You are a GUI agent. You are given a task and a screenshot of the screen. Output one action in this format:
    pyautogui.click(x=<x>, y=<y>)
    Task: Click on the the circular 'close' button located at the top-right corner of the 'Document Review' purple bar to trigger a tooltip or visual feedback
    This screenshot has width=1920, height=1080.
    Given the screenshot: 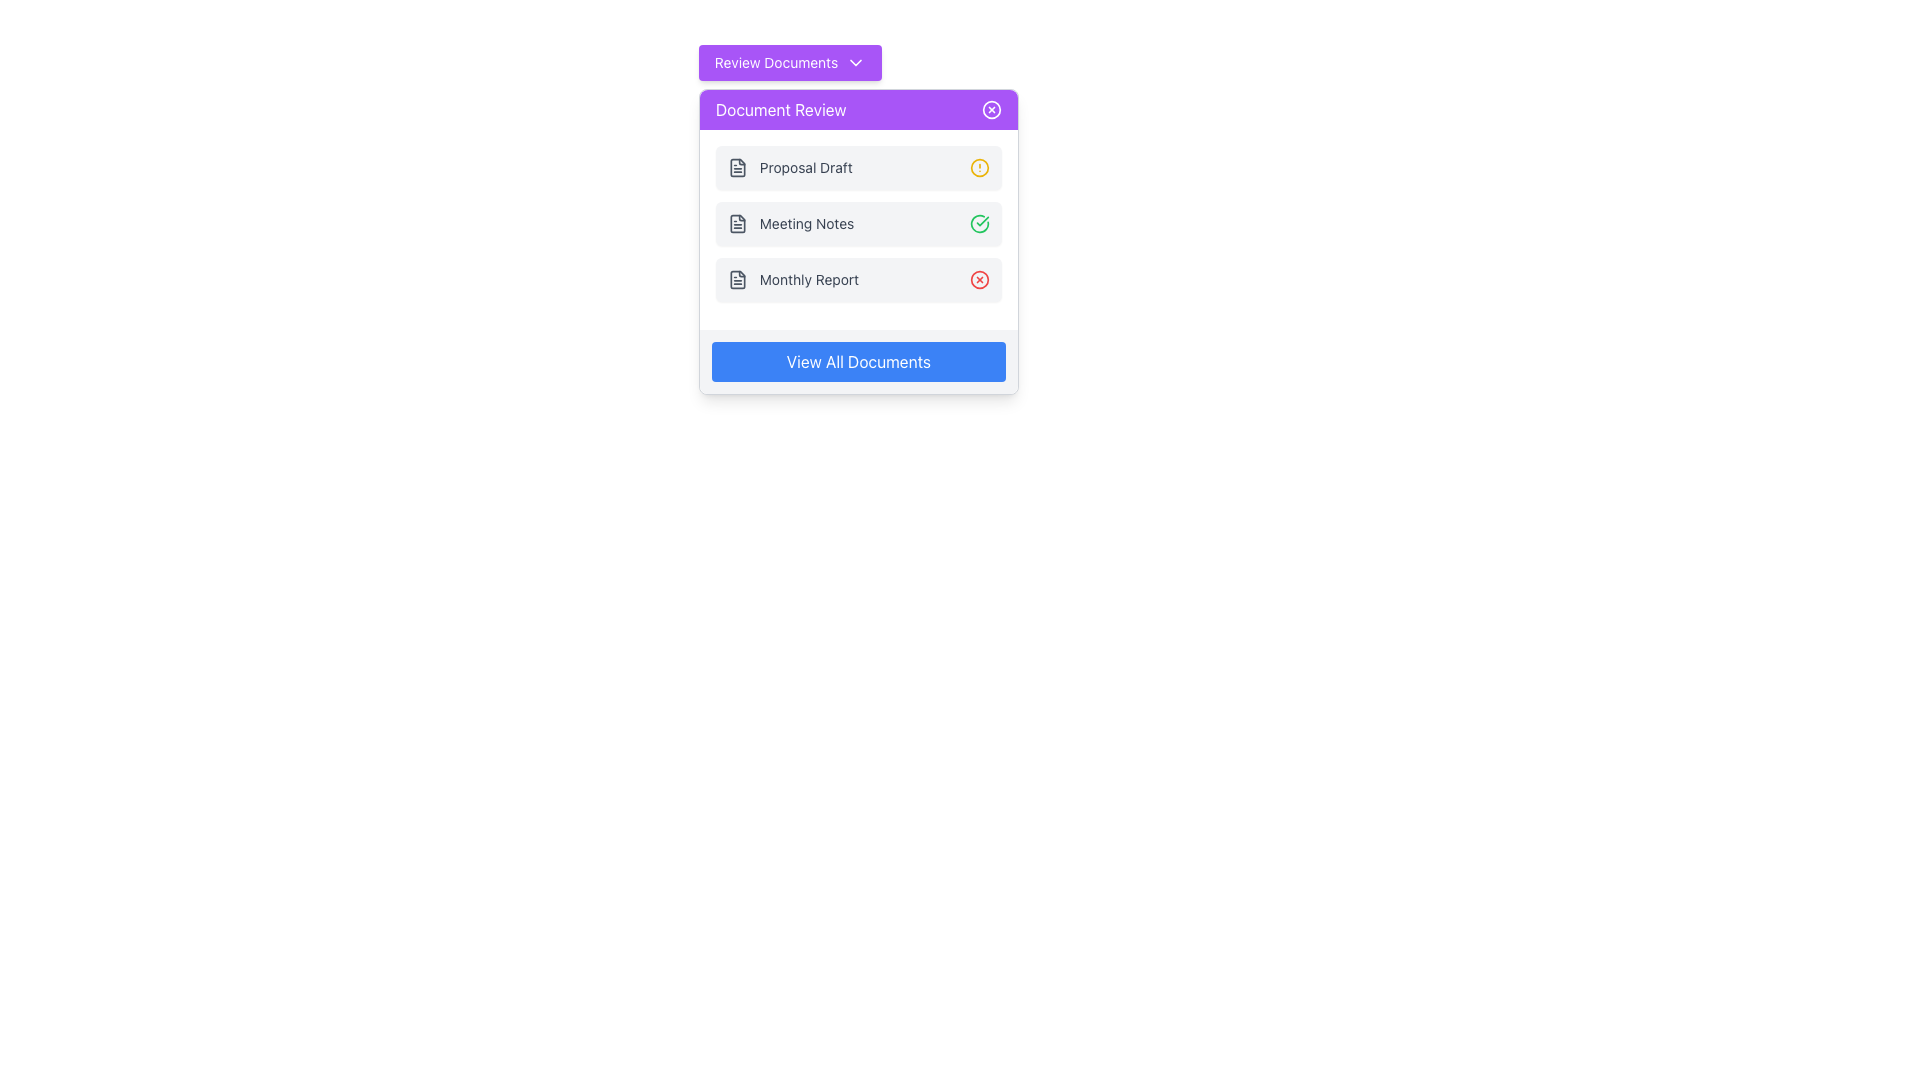 What is the action you would take?
    pyautogui.click(x=991, y=110)
    